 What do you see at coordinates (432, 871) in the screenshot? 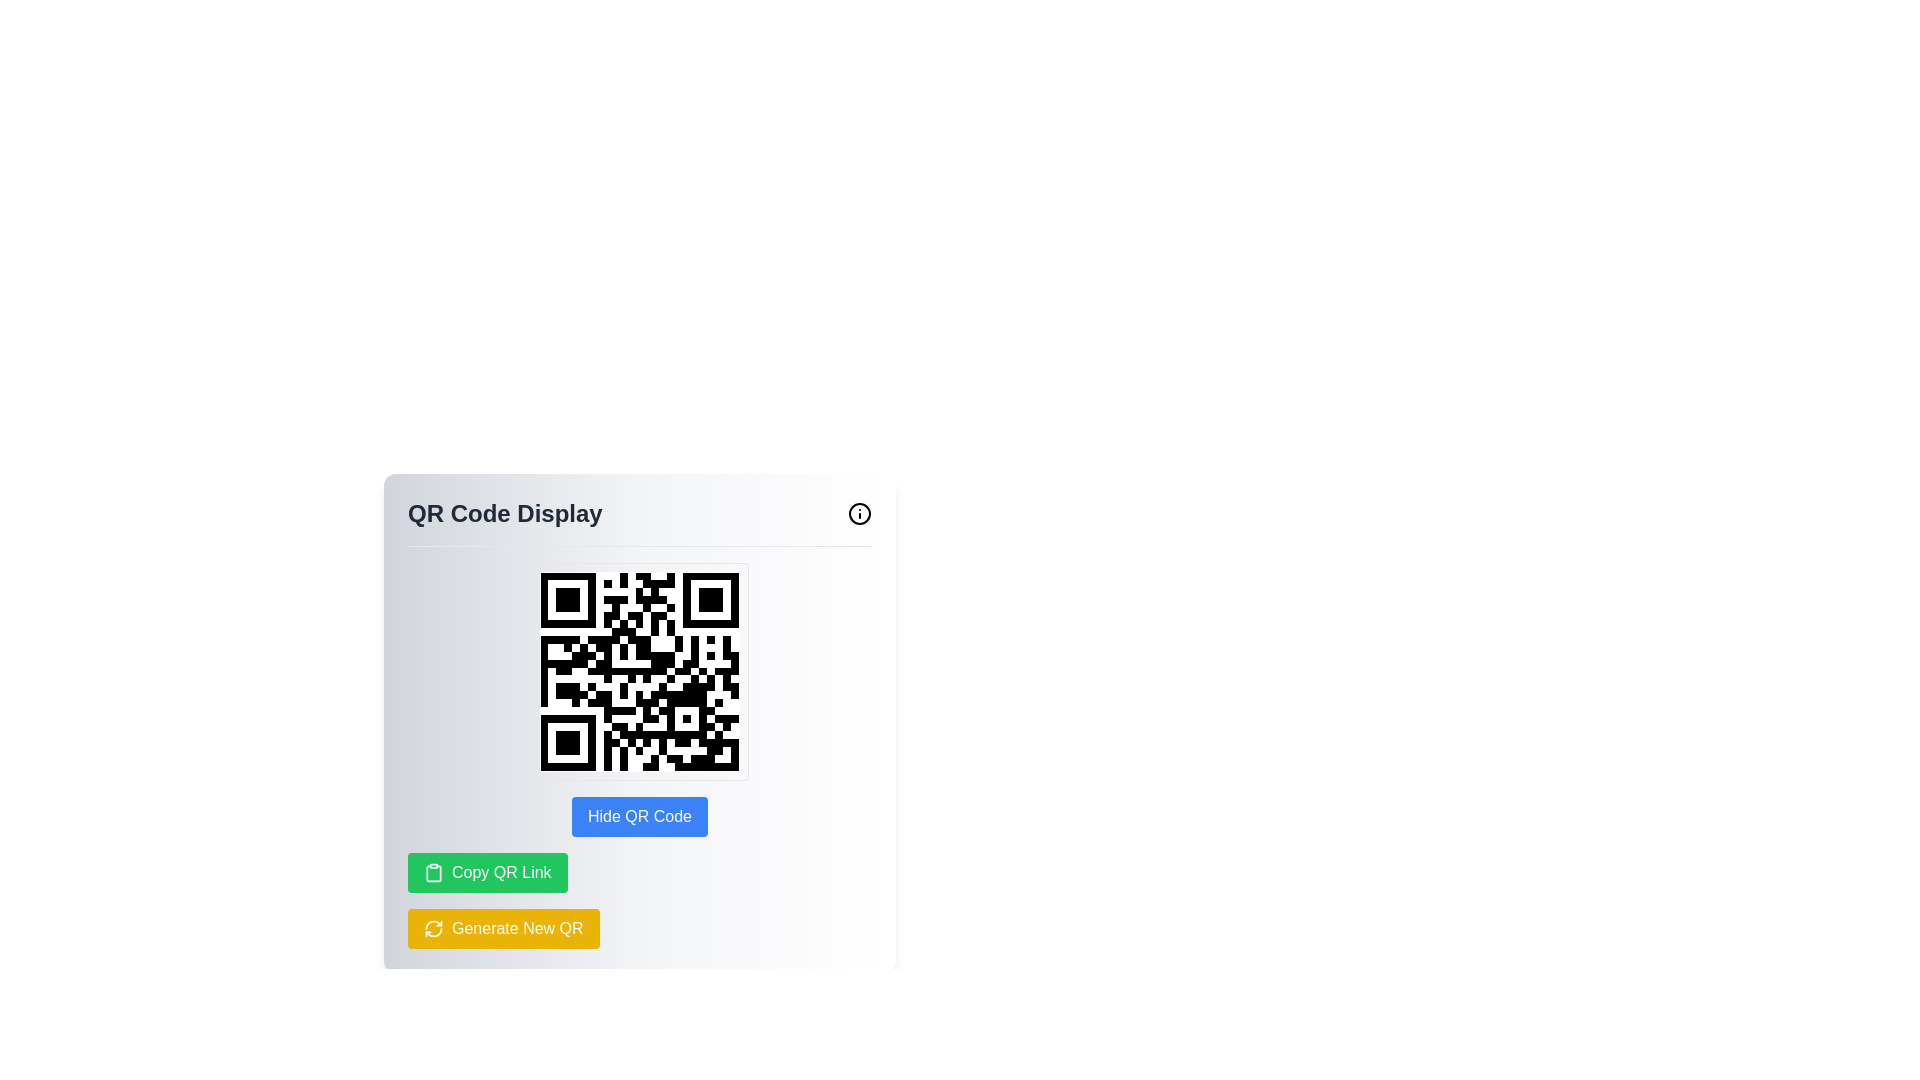
I see `the clipboard icon with a green background located to the left of the 'Copy QR Link' text` at bounding box center [432, 871].